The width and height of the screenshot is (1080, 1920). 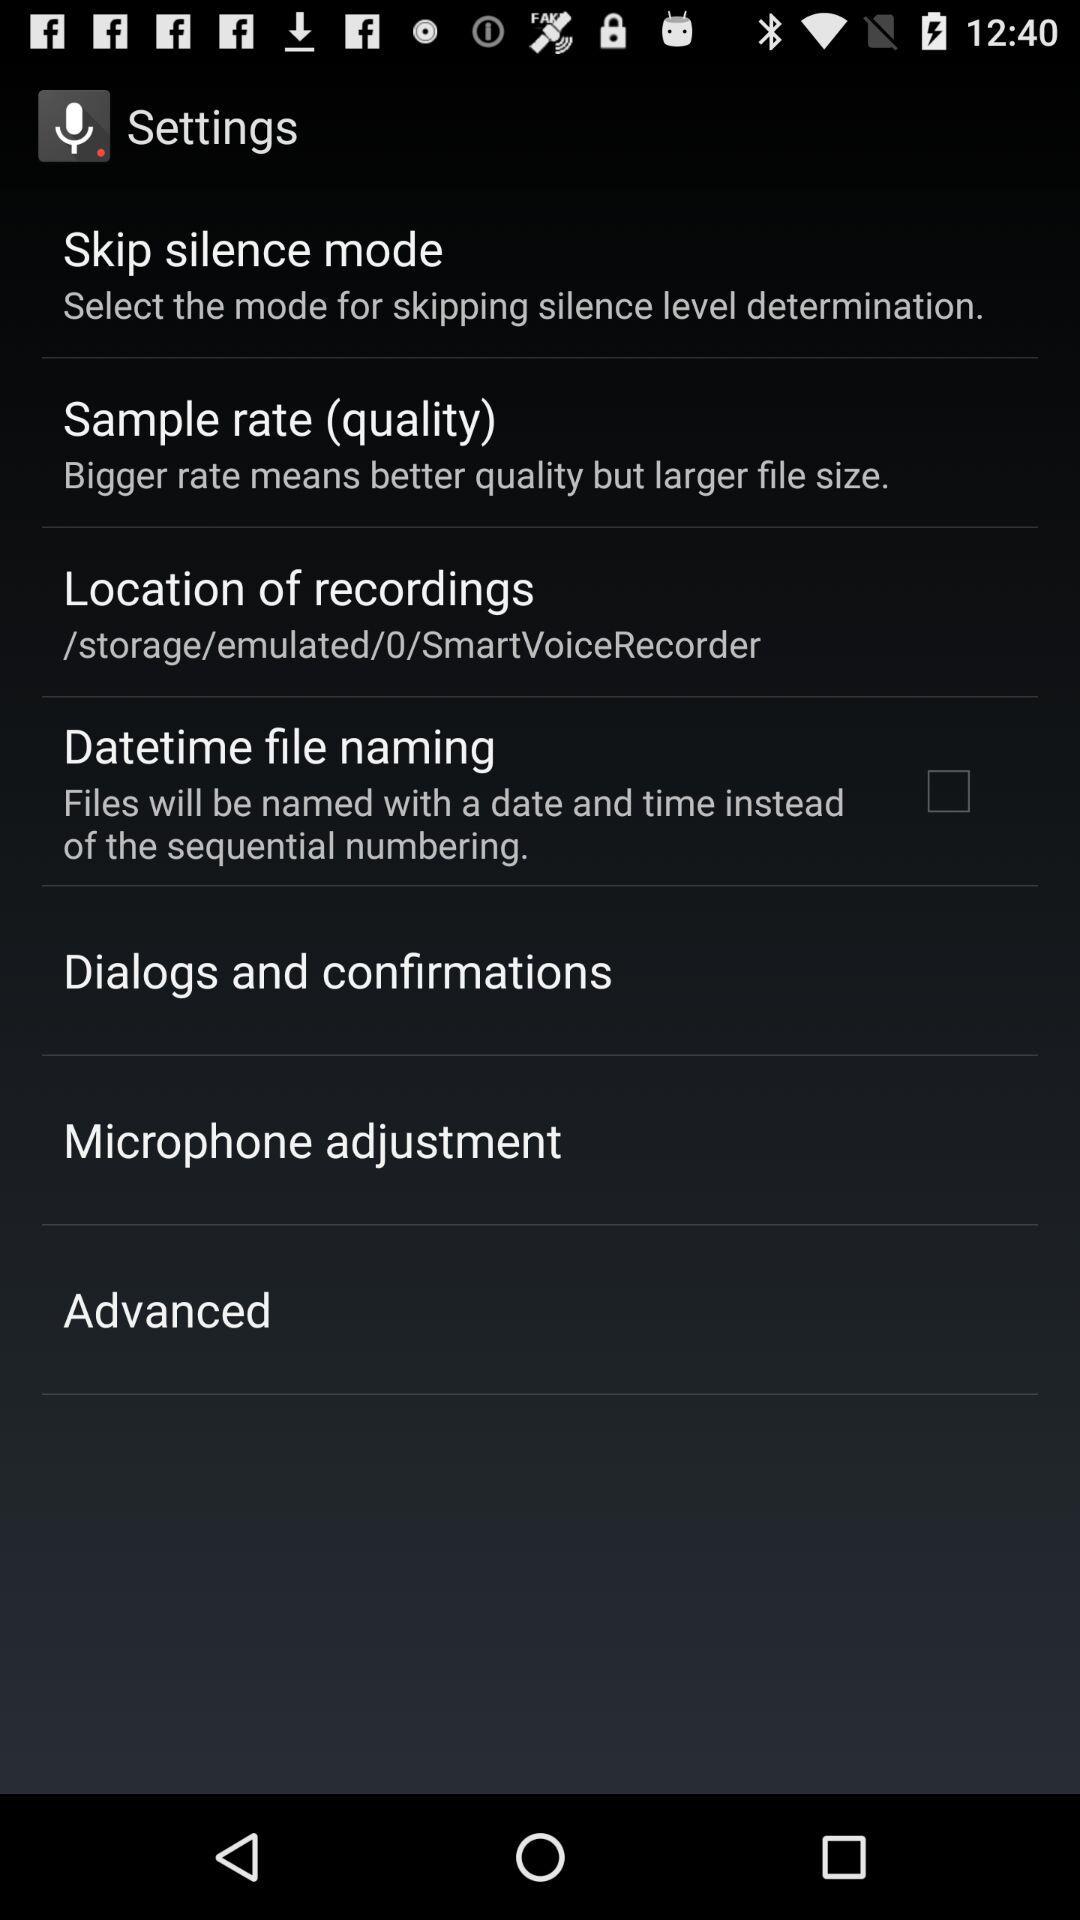 I want to click on the app above the datetime file naming app, so click(x=411, y=643).